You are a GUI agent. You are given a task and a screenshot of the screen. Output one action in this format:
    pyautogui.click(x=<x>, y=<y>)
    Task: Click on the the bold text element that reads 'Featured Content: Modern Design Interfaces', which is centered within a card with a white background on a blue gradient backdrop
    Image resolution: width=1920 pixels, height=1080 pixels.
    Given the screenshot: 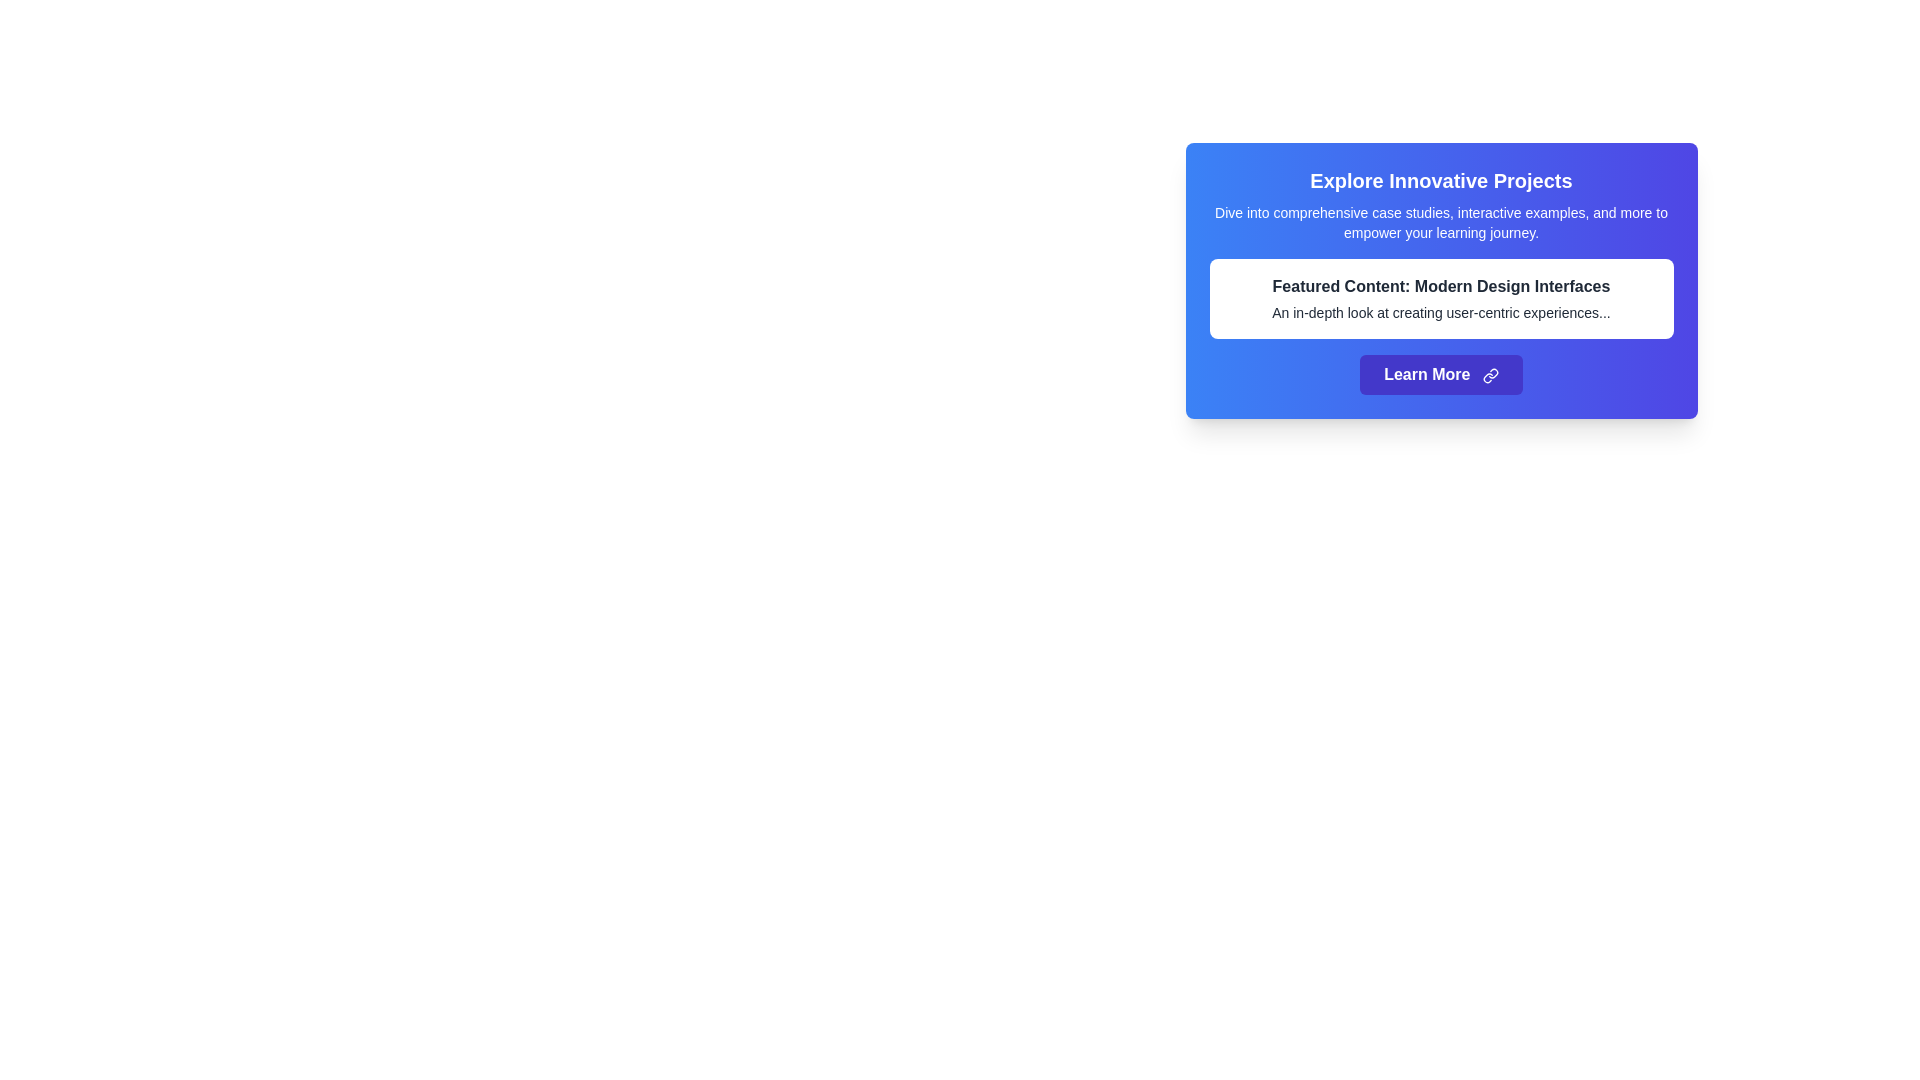 What is the action you would take?
    pyautogui.click(x=1441, y=286)
    